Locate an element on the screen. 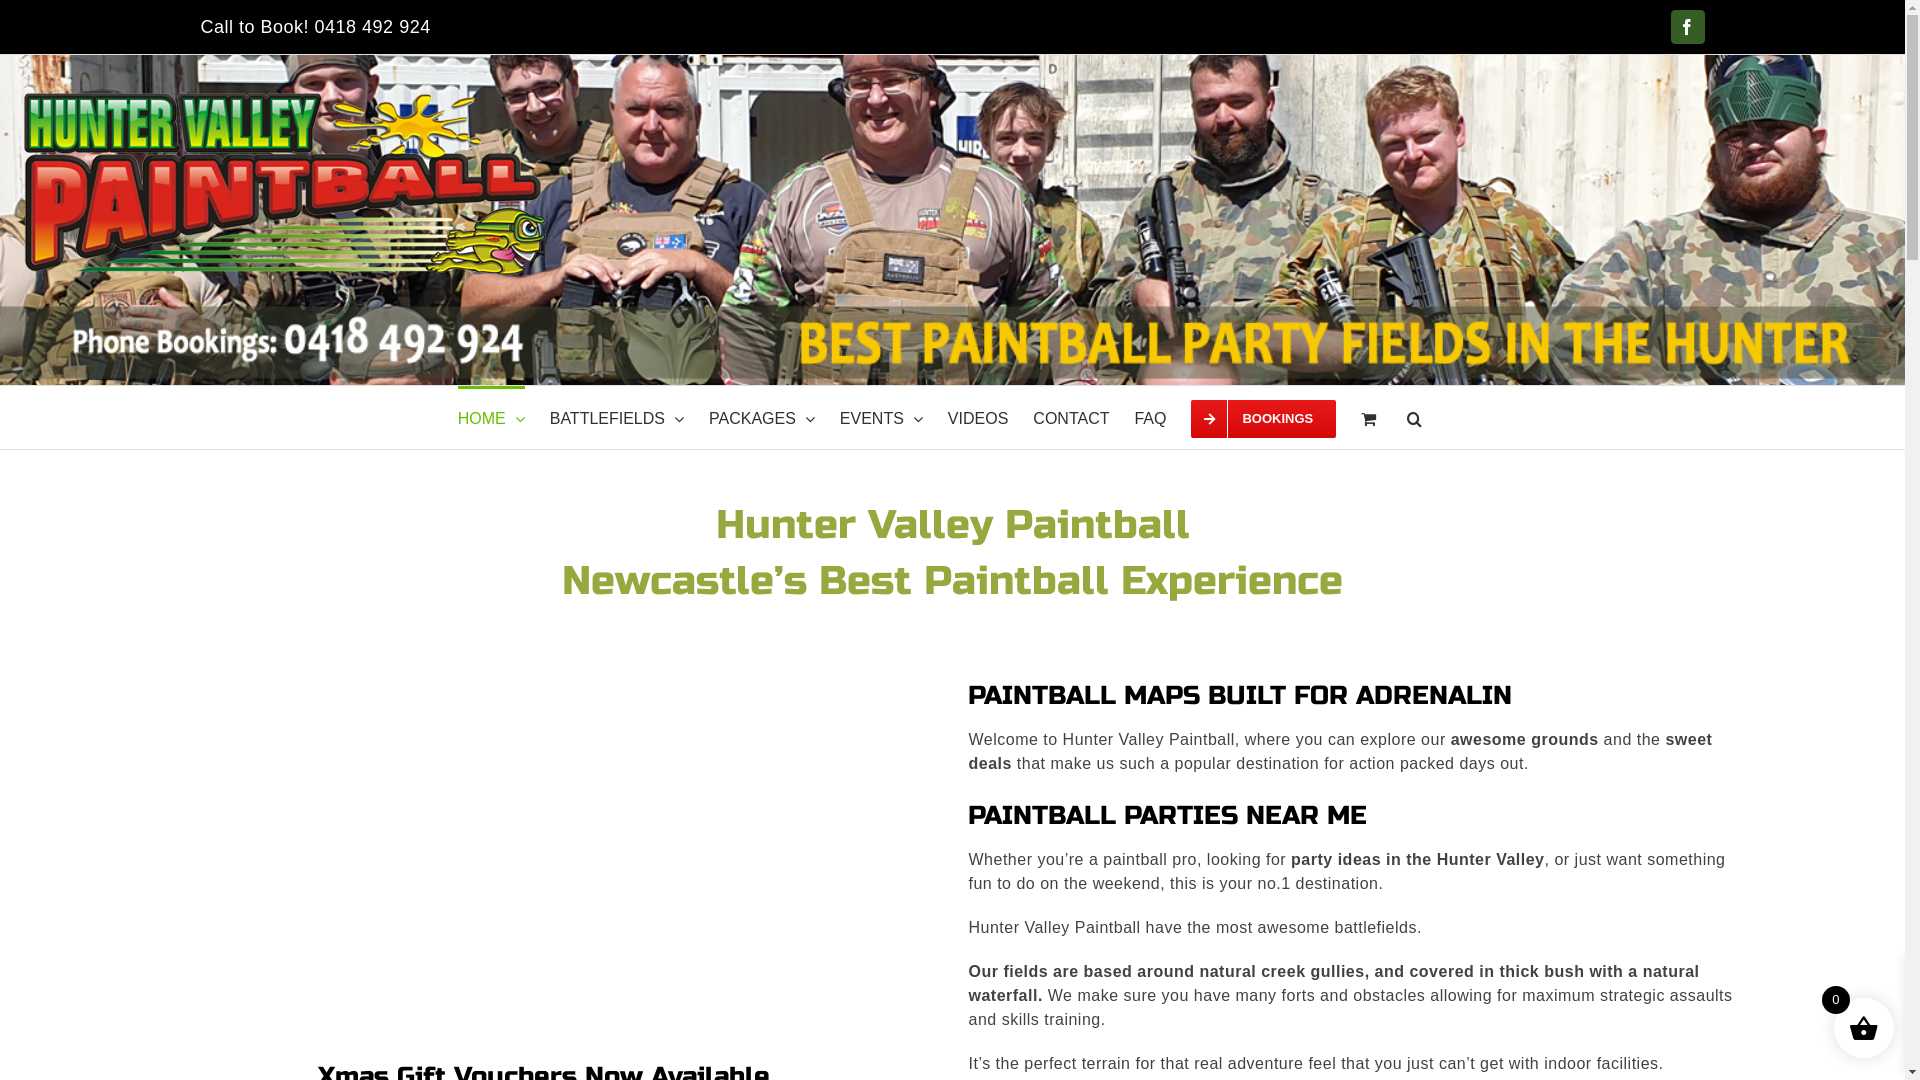  'BOOKINGS' is located at coordinates (1262, 416).